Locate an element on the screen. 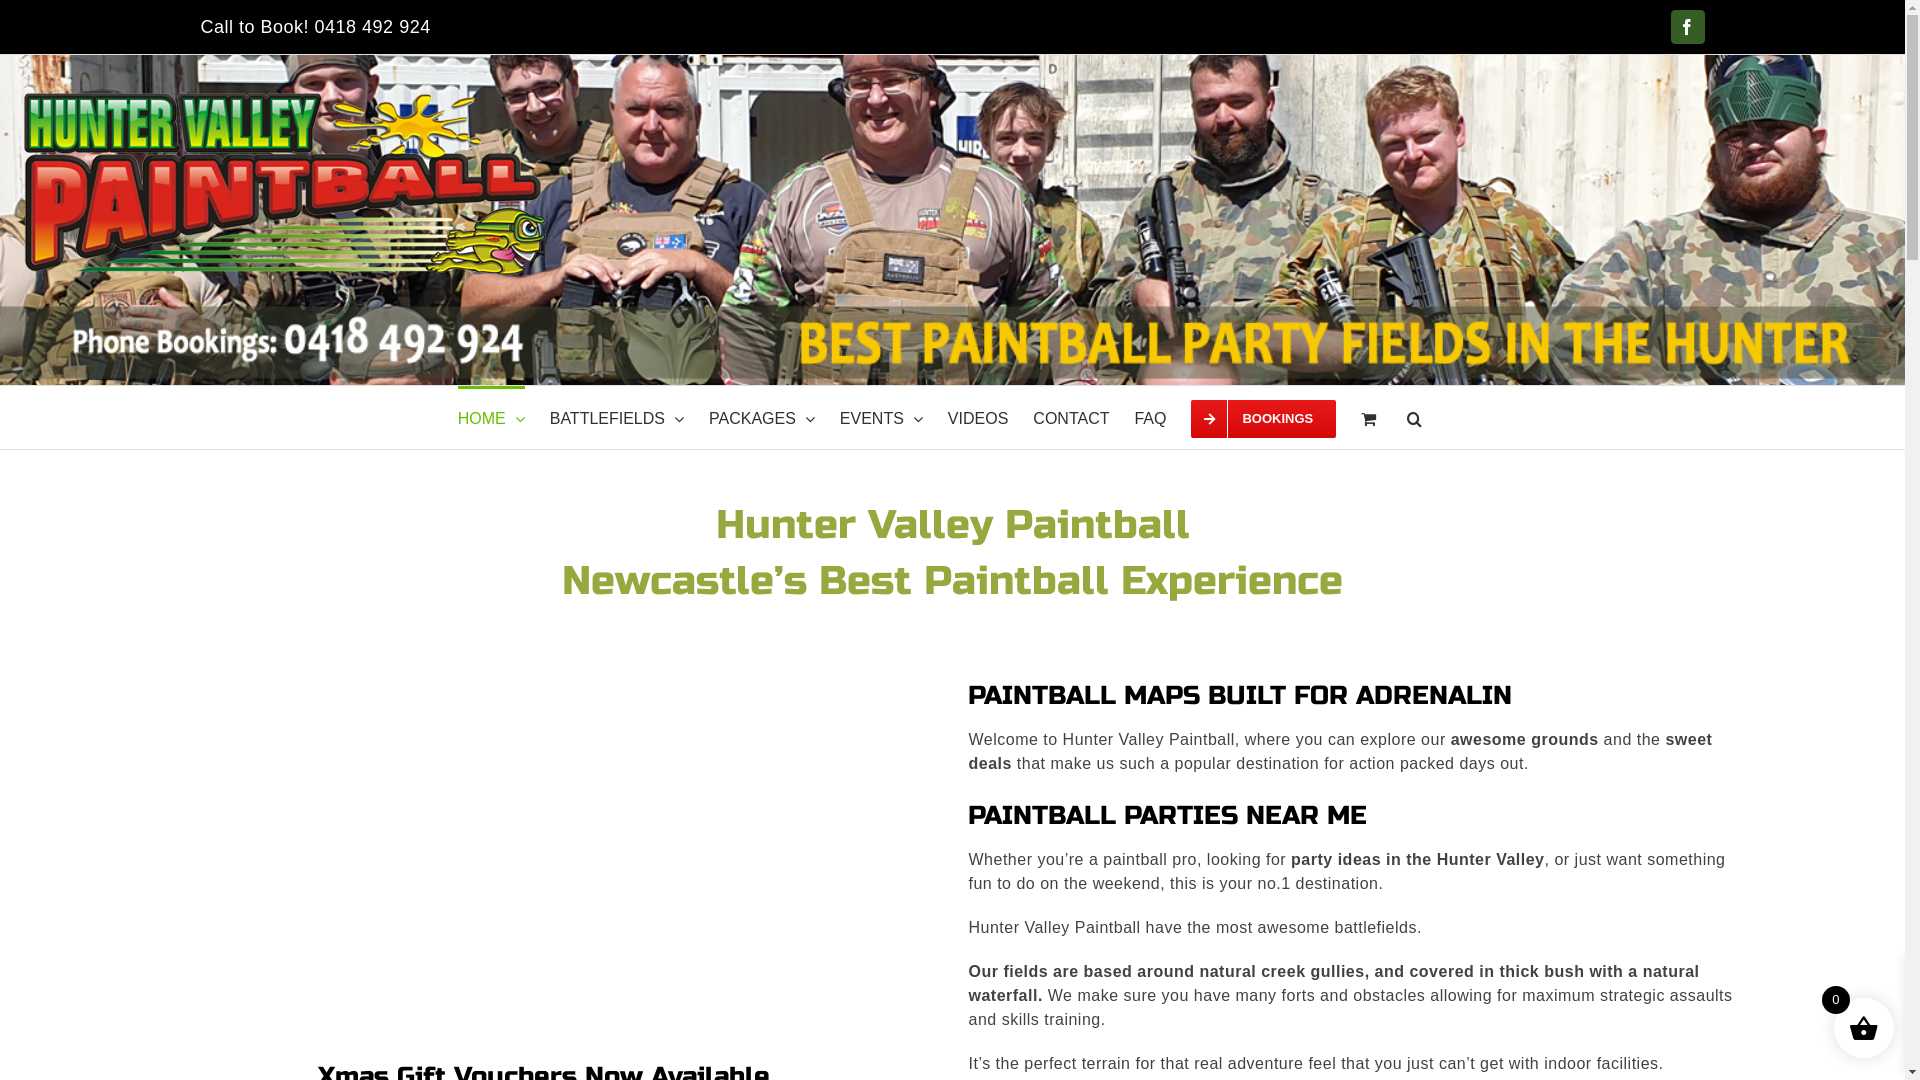  'BOOKINGS' is located at coordinates (1262, 416).